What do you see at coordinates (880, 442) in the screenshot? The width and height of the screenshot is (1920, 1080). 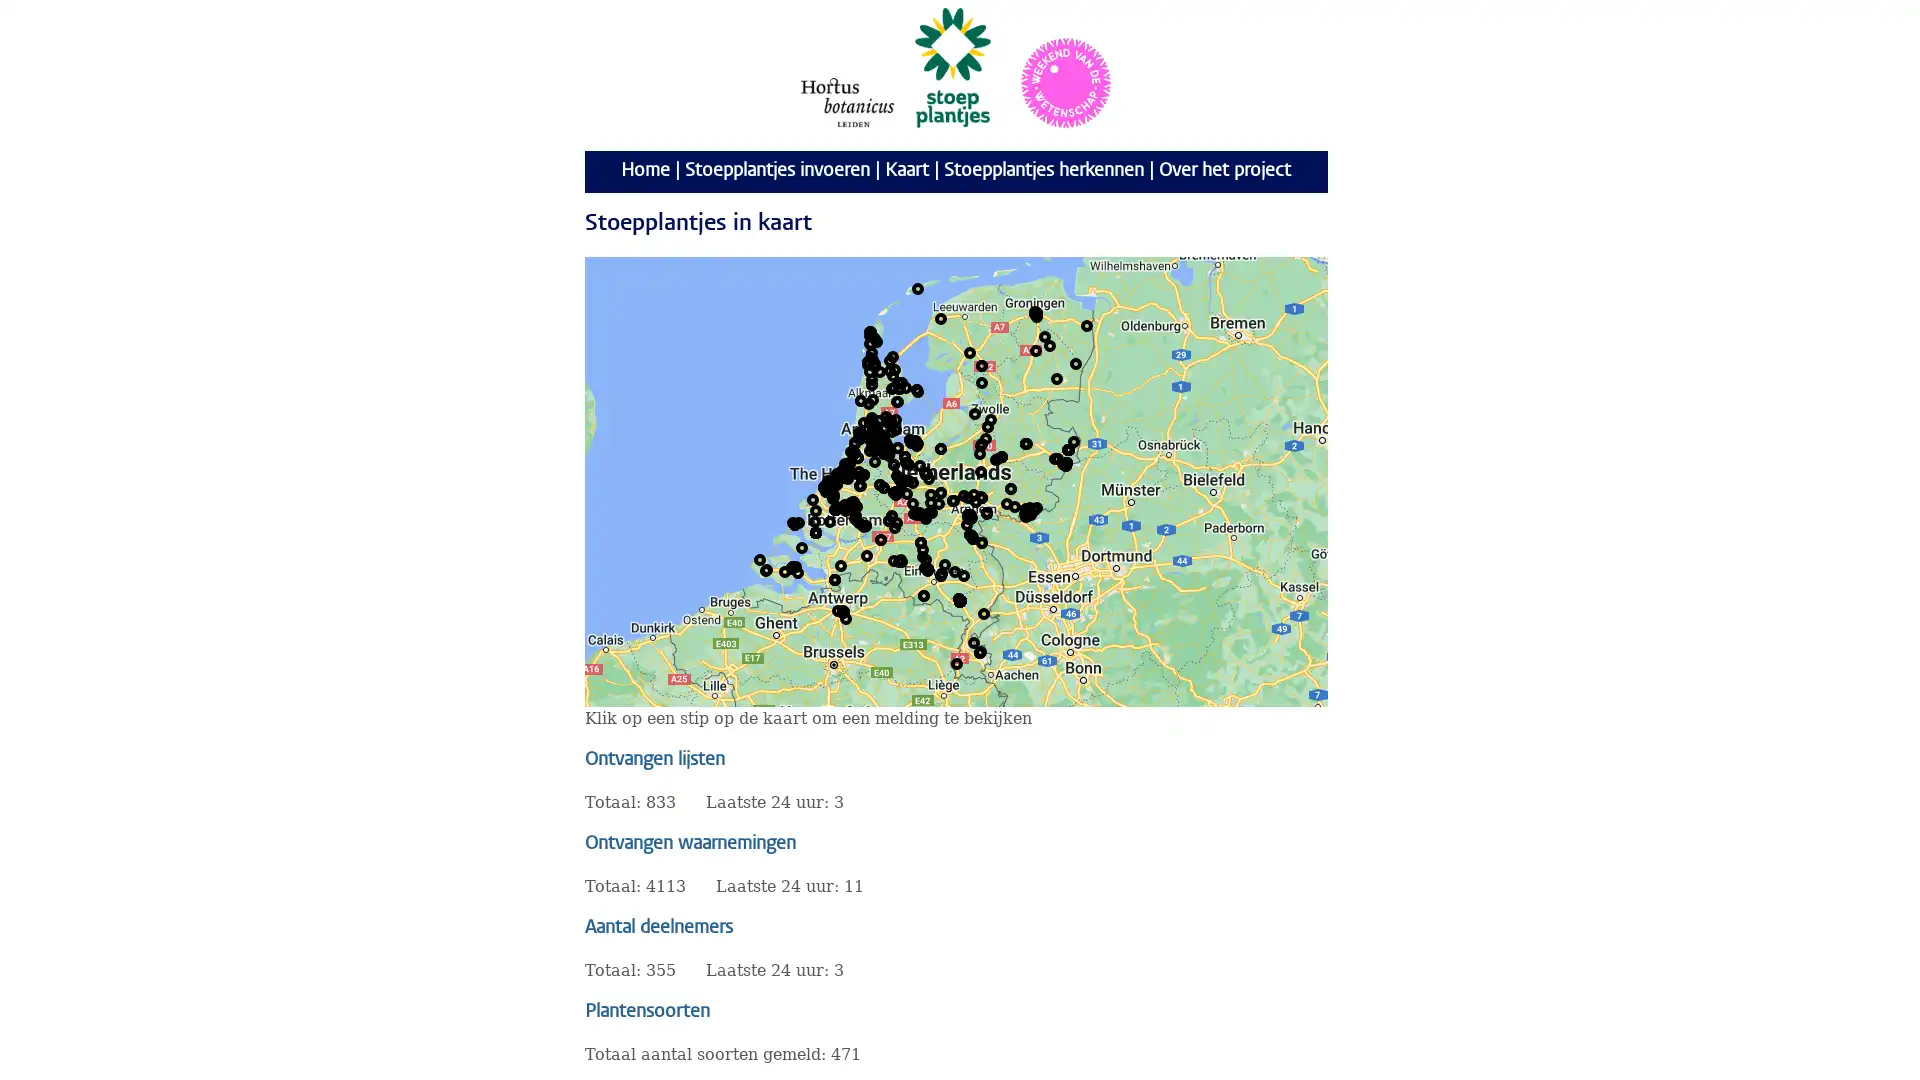 I see `Telling van Renee Meppelink op 09 november 2021` at bounding box center [880, 442].